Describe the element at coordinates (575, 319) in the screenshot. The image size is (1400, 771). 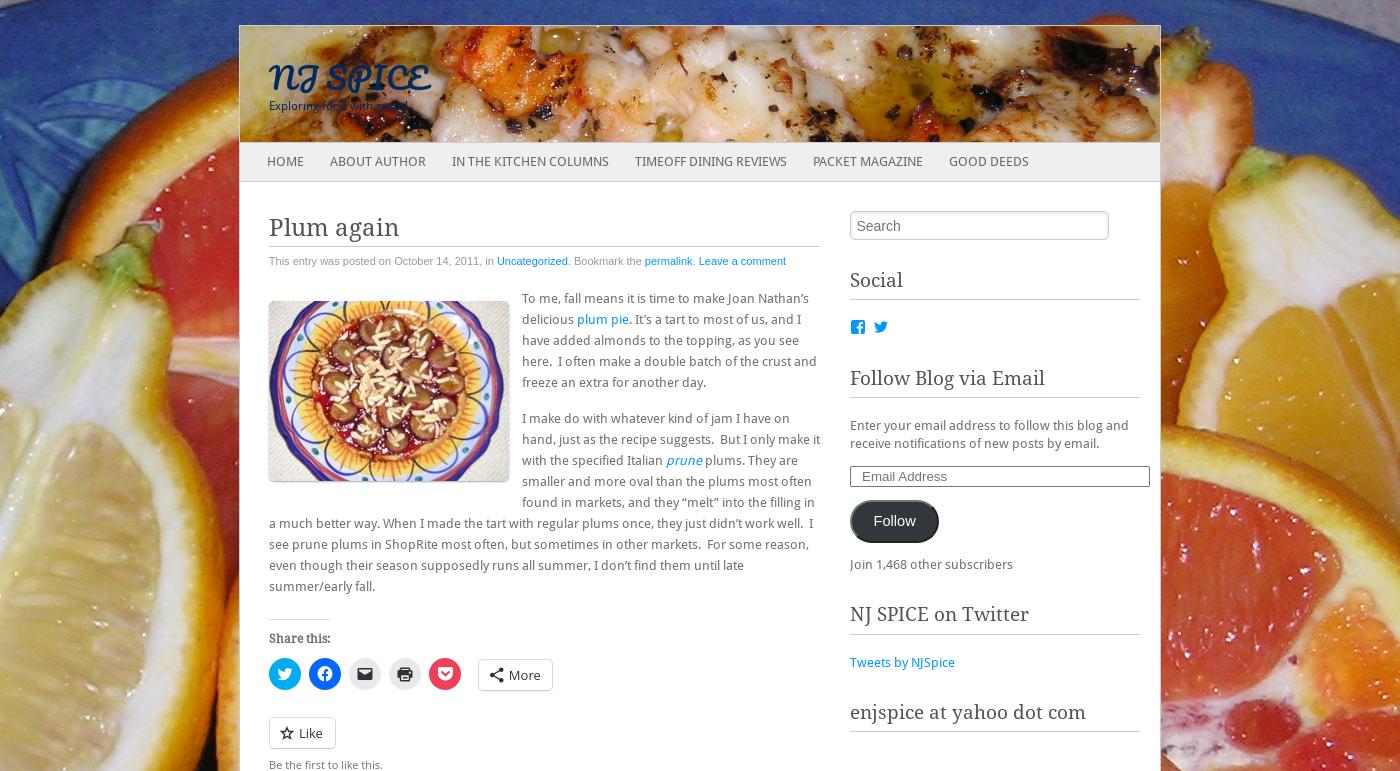
I see `'plum pie'` at that location.